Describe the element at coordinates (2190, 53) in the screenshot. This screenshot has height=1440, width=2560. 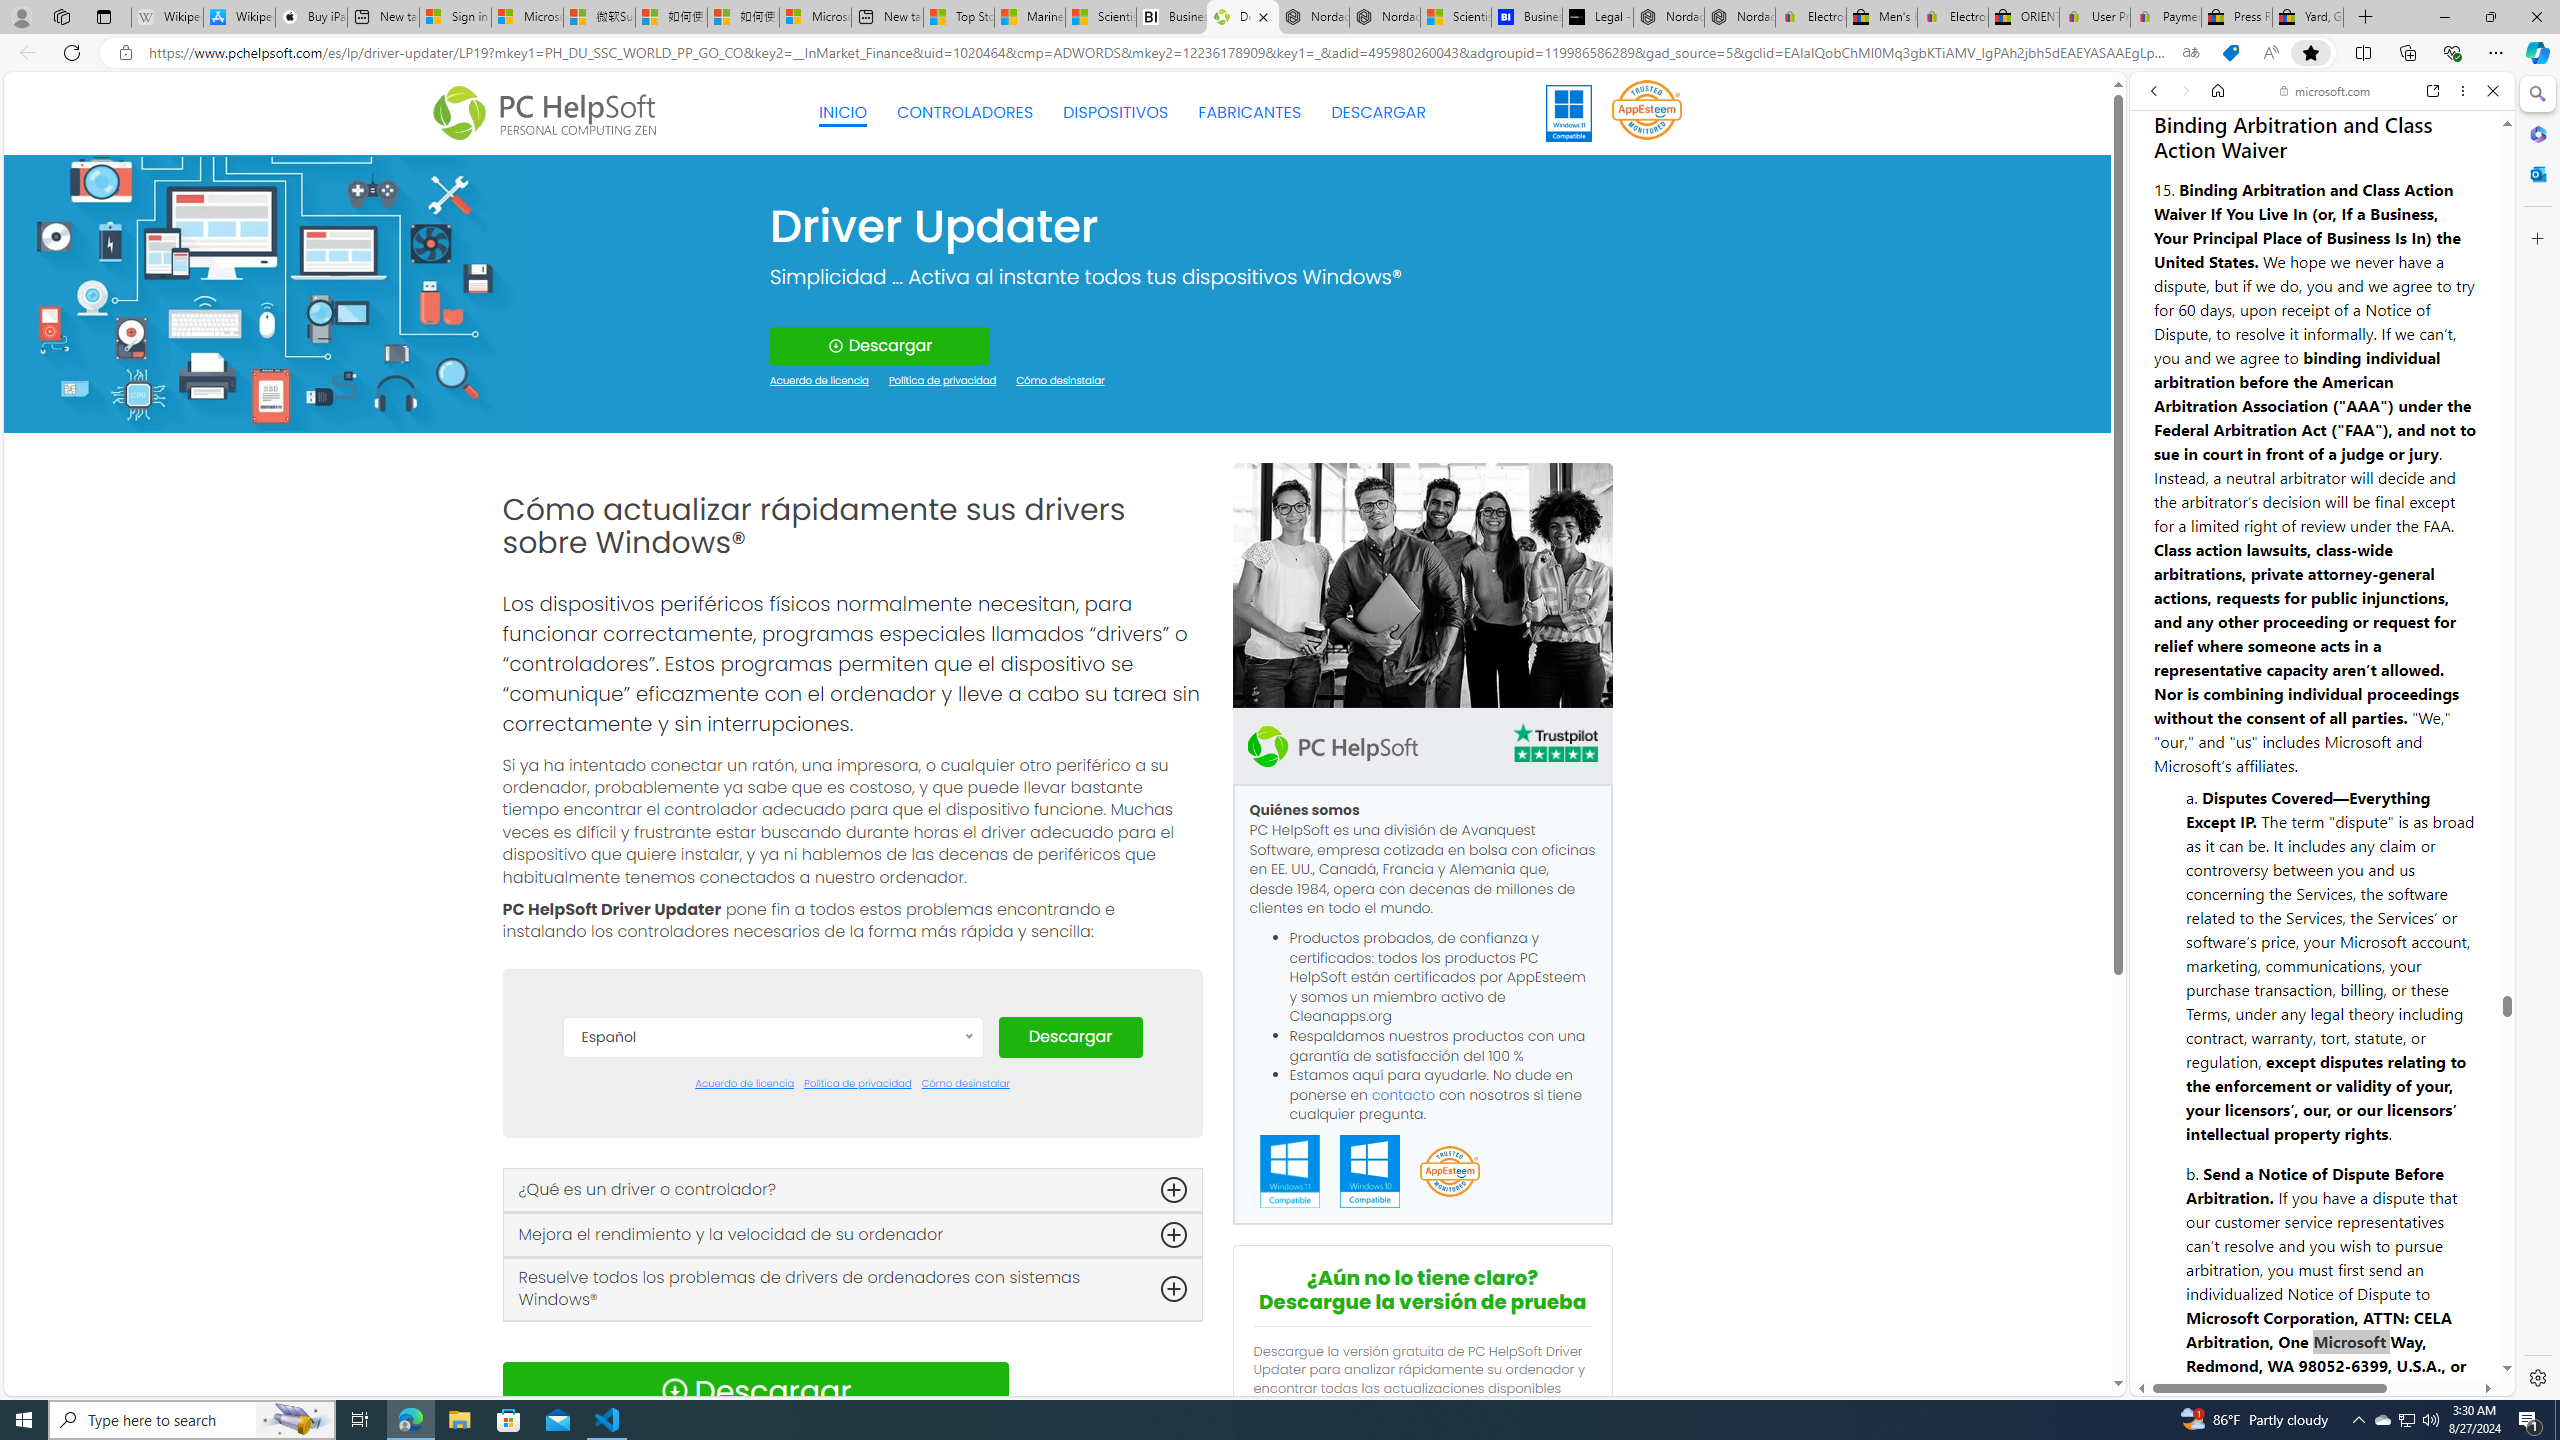
I see `'Show translate options'` at that location.